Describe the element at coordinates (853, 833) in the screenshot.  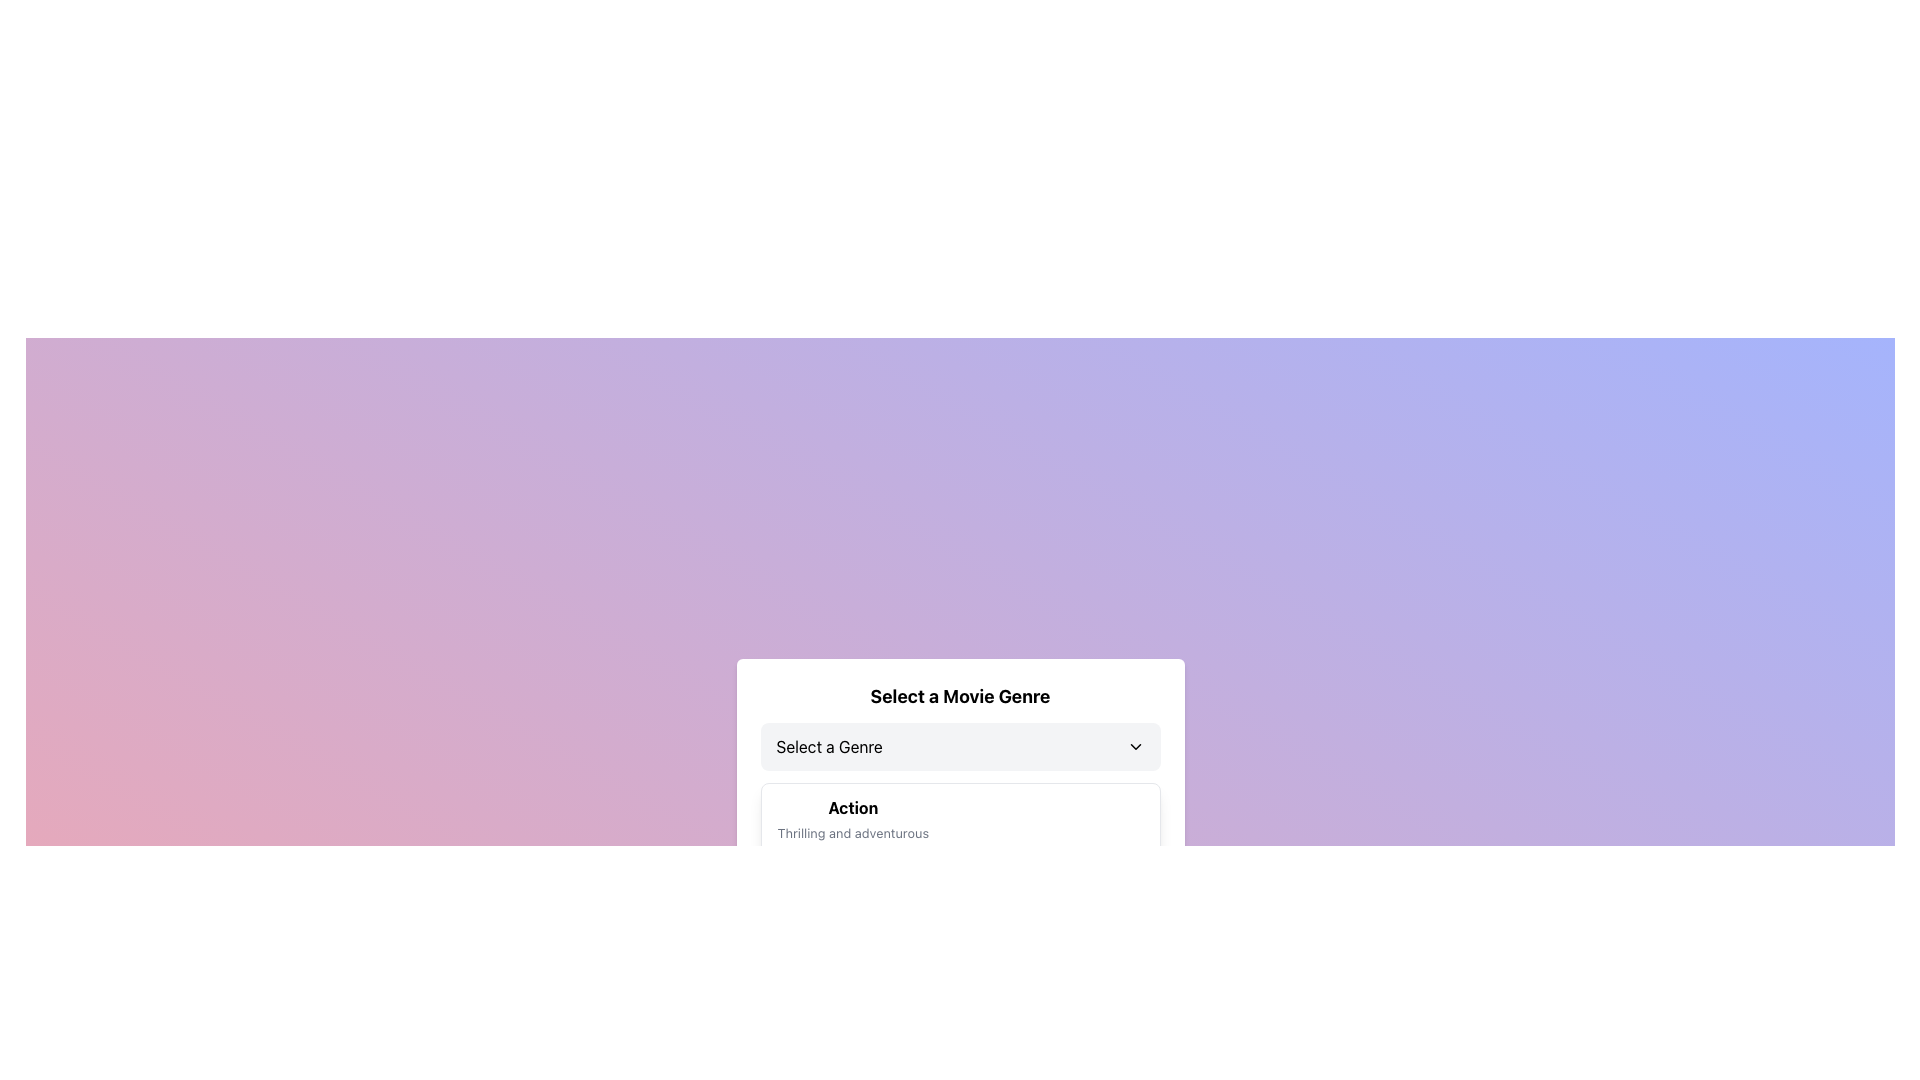
I see `the text label that reads 'Thrilling and adventurous,' which is styled in gray and serves as a descriptive subtext for the 'Action' genre heading` at that location.